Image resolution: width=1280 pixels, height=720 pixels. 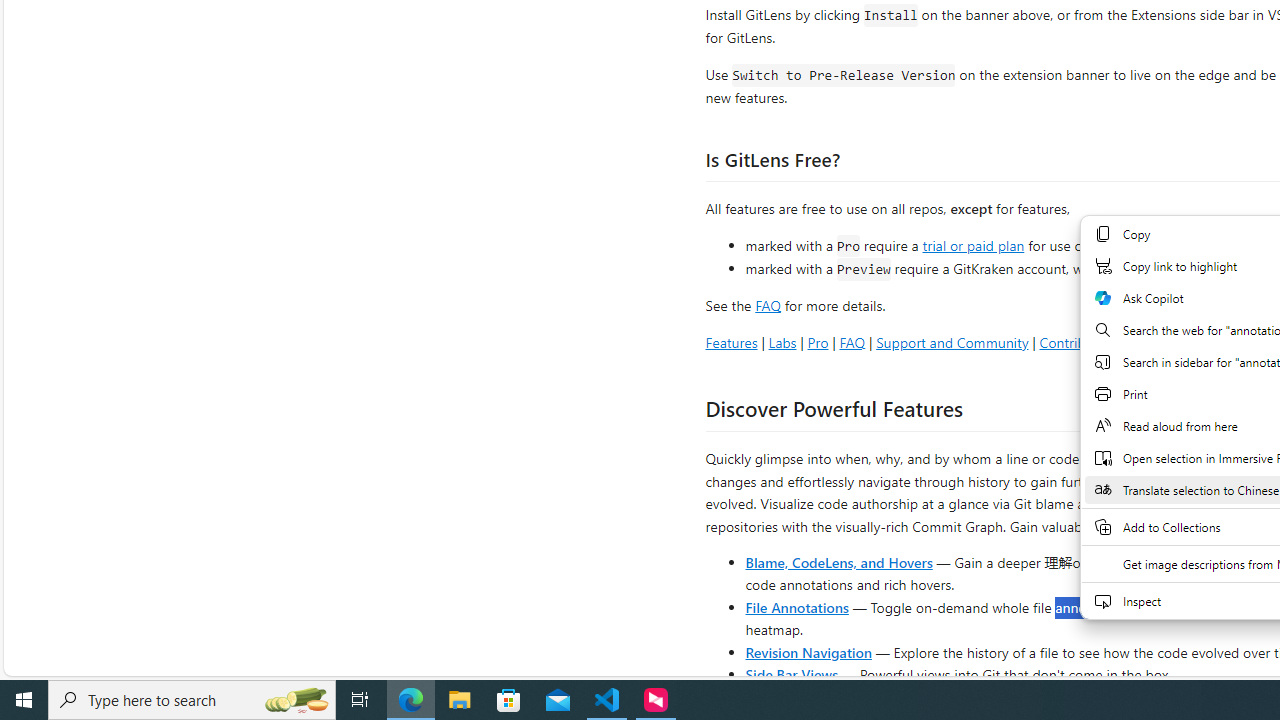 What do you see at coordinates (817, 341) in the screenshot?
I see `'Pro'` at bounding box center [817, 341].